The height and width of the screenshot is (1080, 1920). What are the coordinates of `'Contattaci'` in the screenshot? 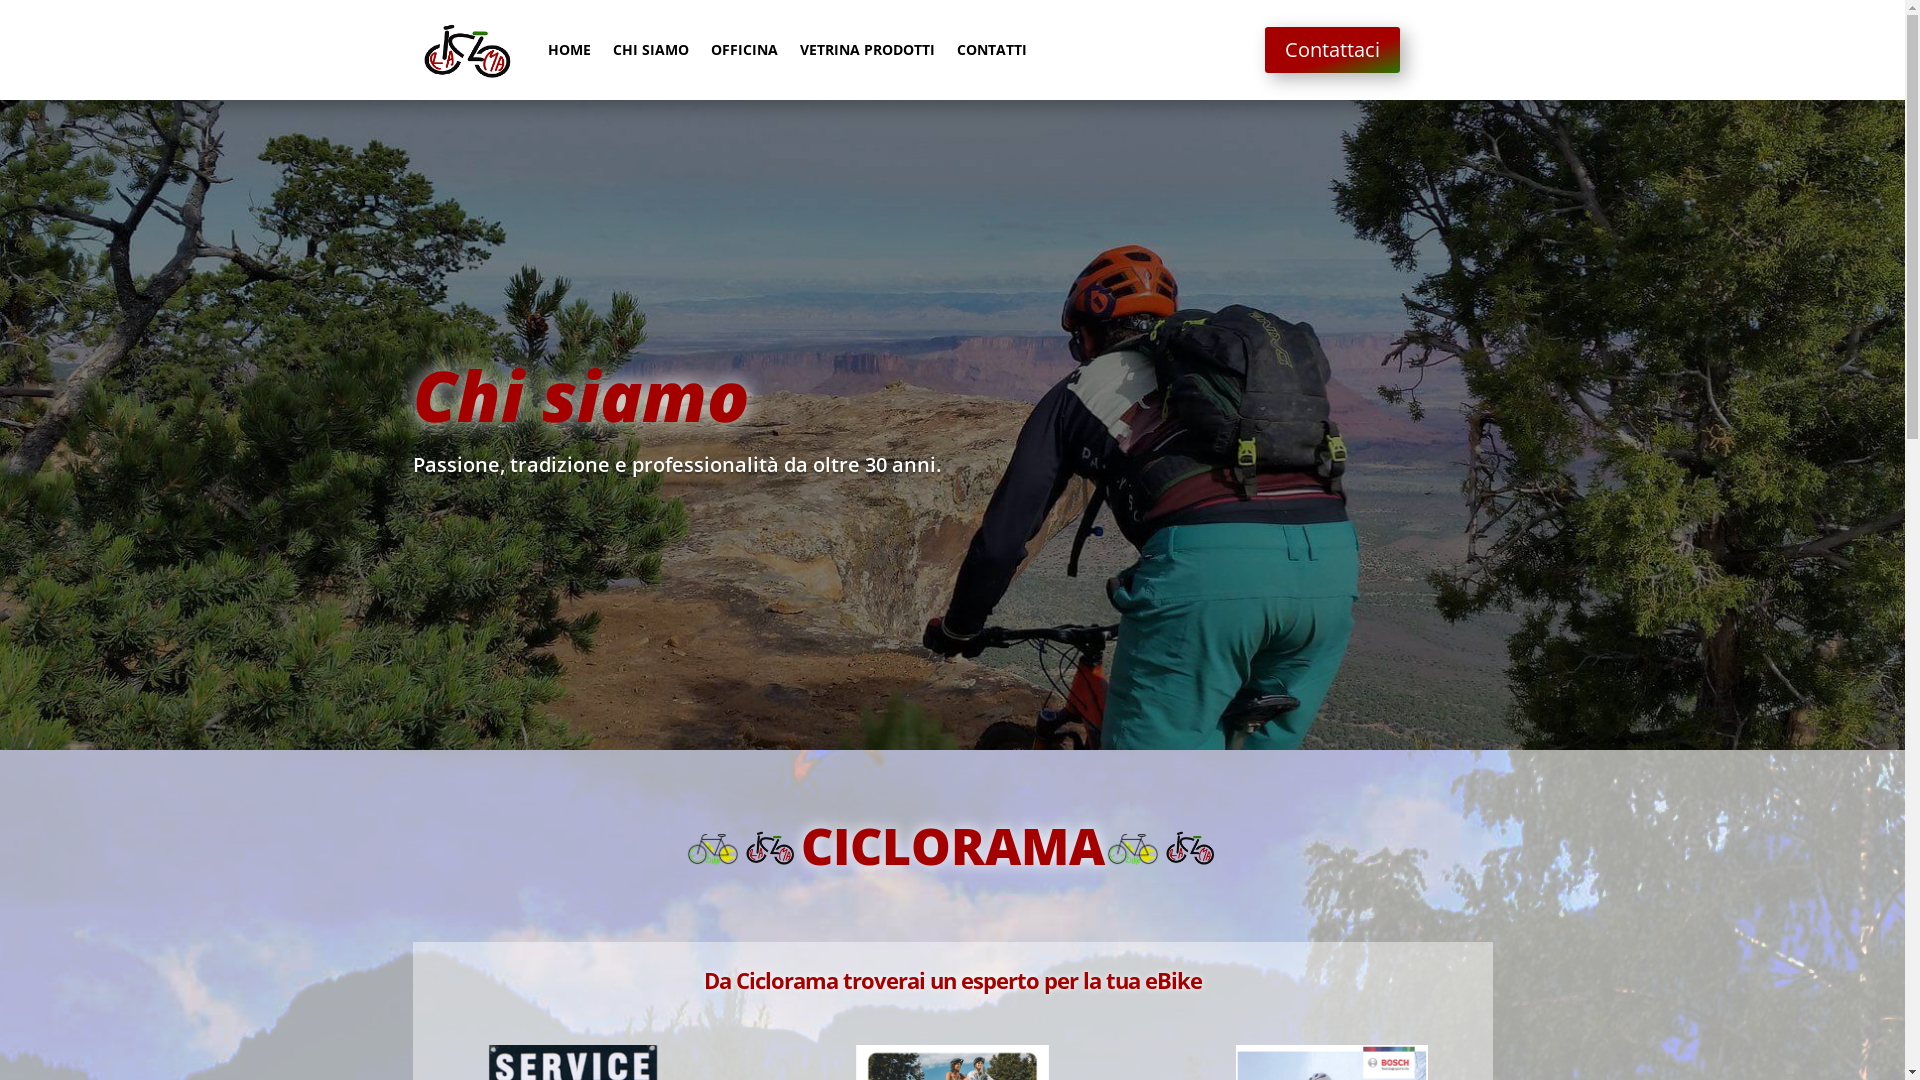 It's located at (1332, 49).